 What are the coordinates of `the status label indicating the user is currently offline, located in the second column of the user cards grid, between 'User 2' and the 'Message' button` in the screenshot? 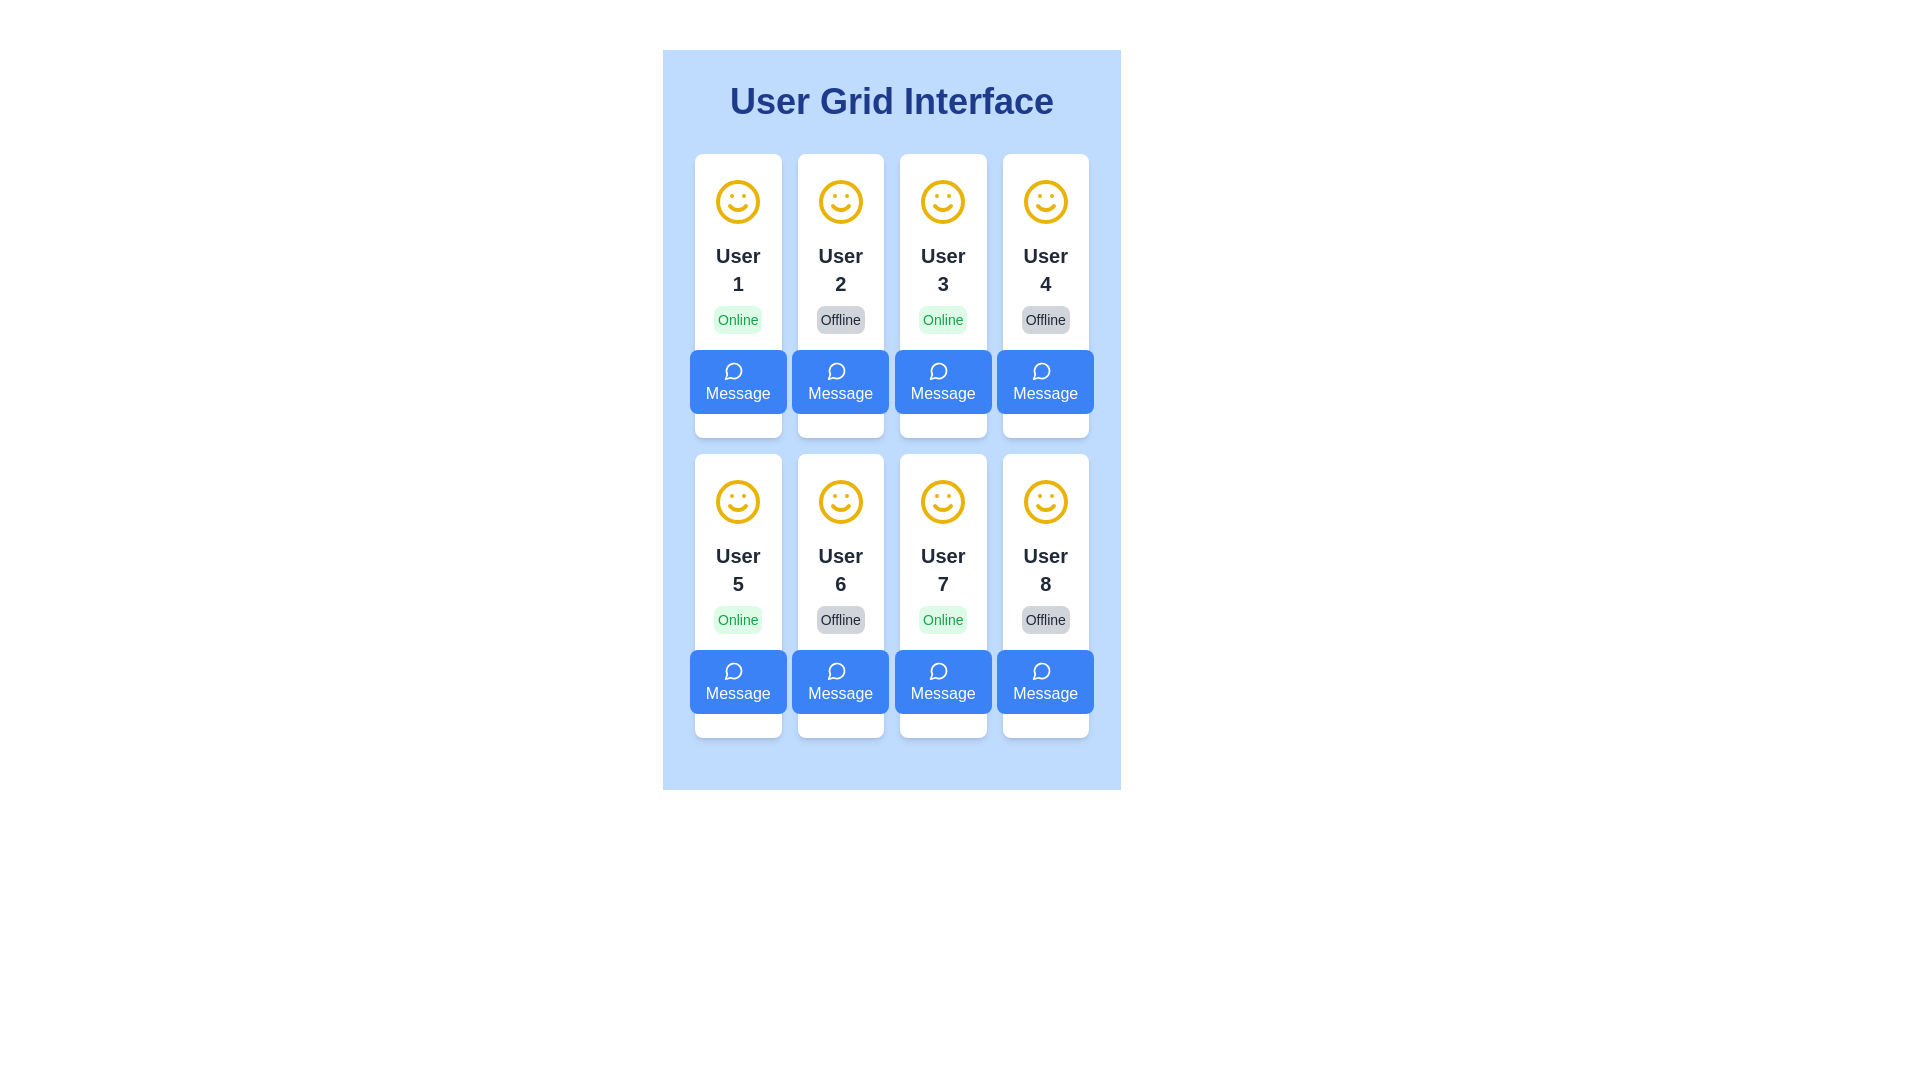 It's located at (840, 319).